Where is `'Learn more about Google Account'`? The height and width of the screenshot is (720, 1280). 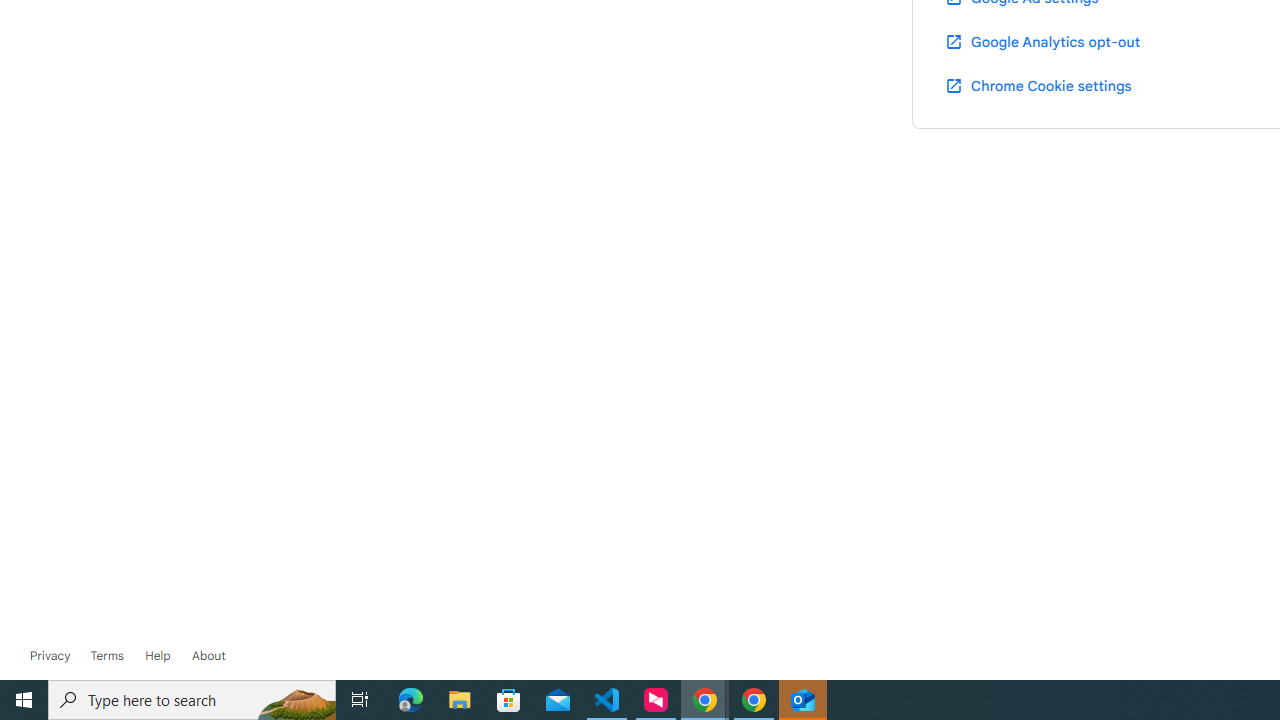 'Learn more about Google Account' is located at coordinates (208, 655).